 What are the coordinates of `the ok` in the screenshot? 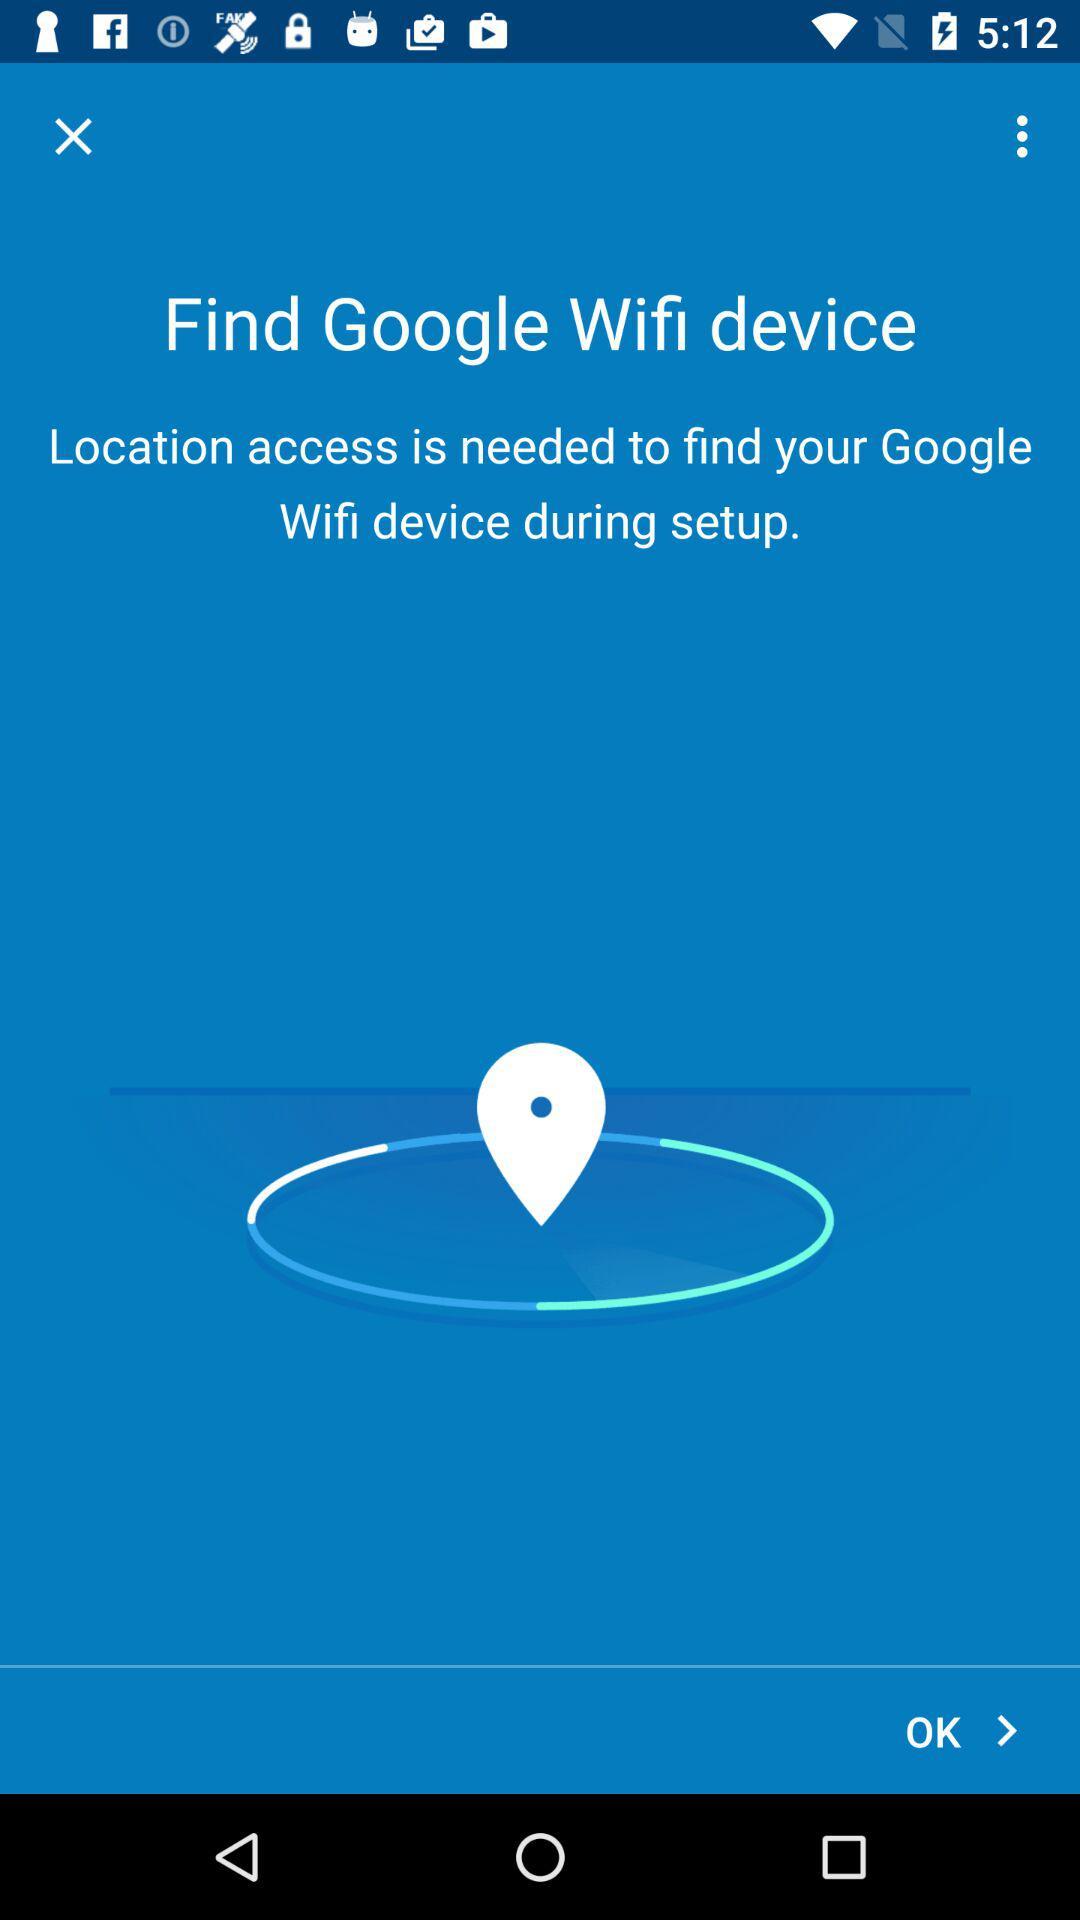 It's located at (963, 1730).